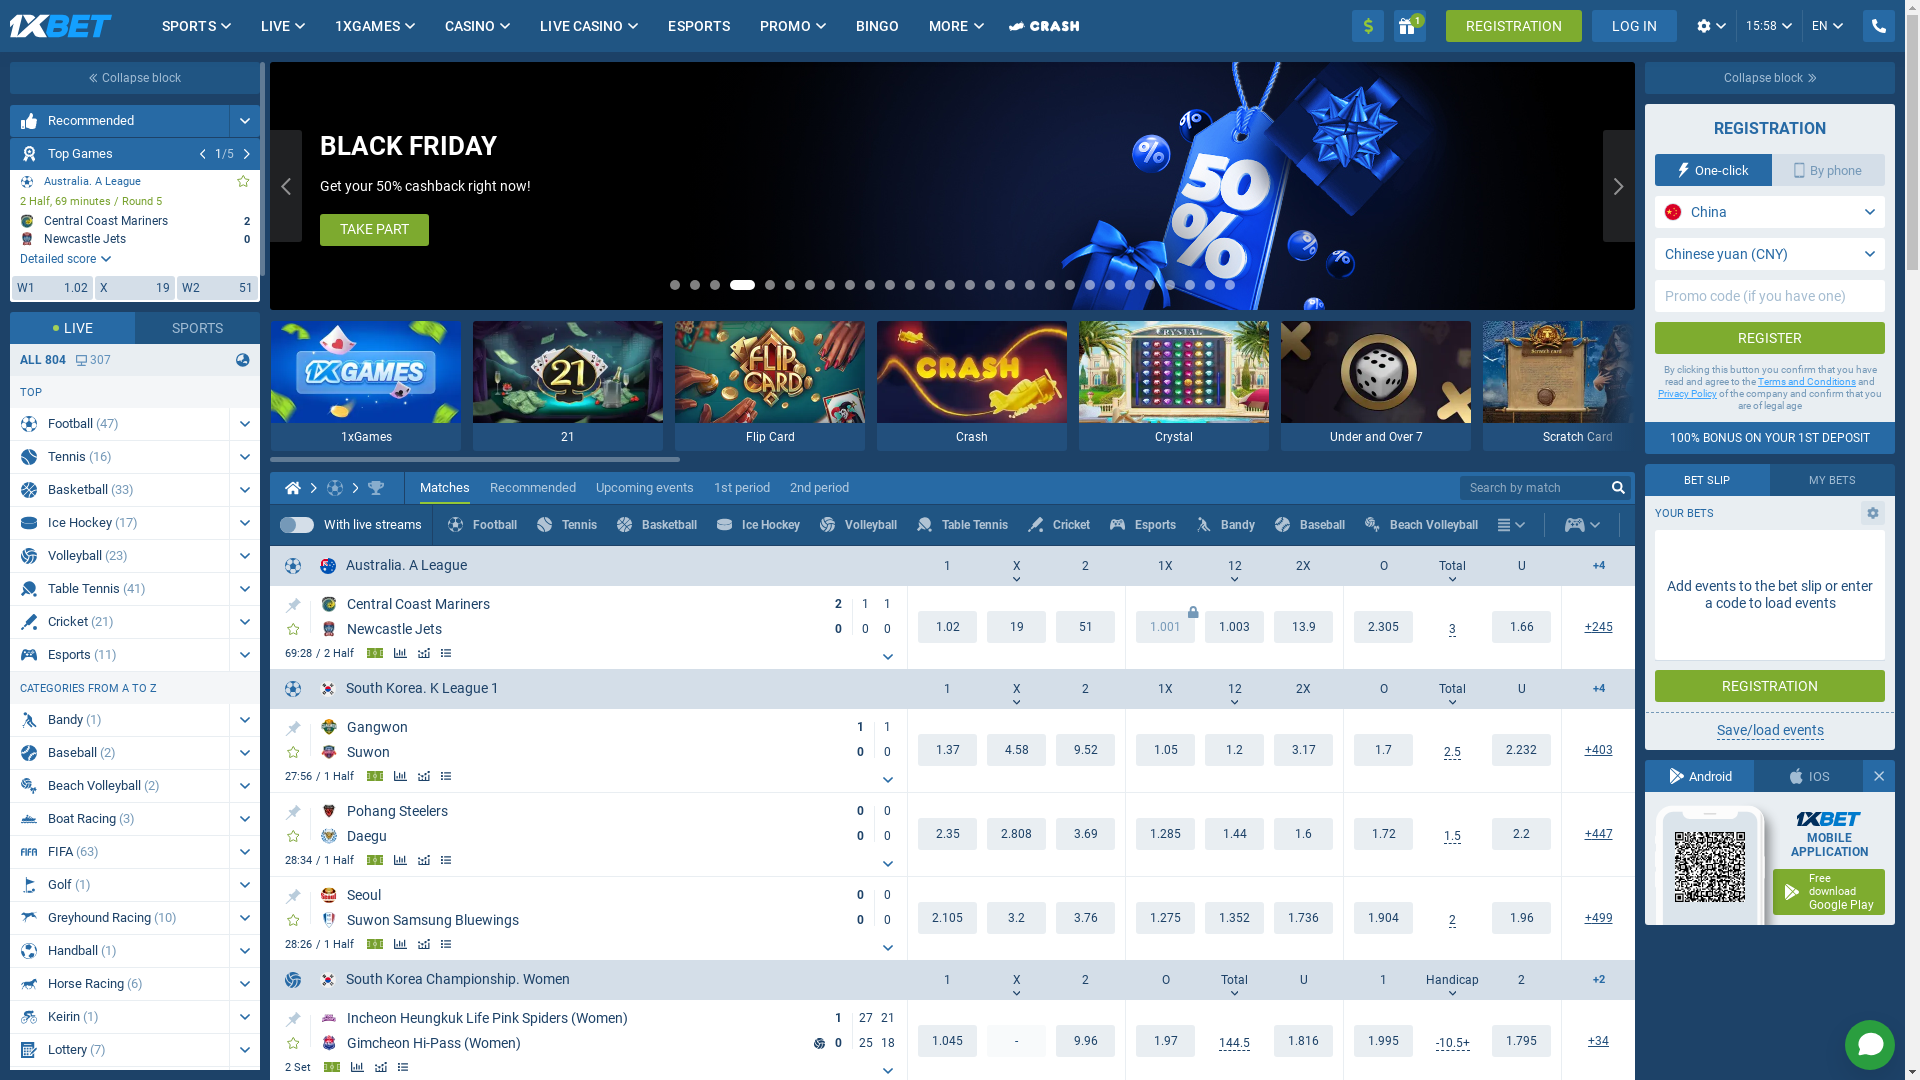 Image resolution: width=1920 pixels, height=1080 pixels. I want to click on '2.3', so click(946, 833).